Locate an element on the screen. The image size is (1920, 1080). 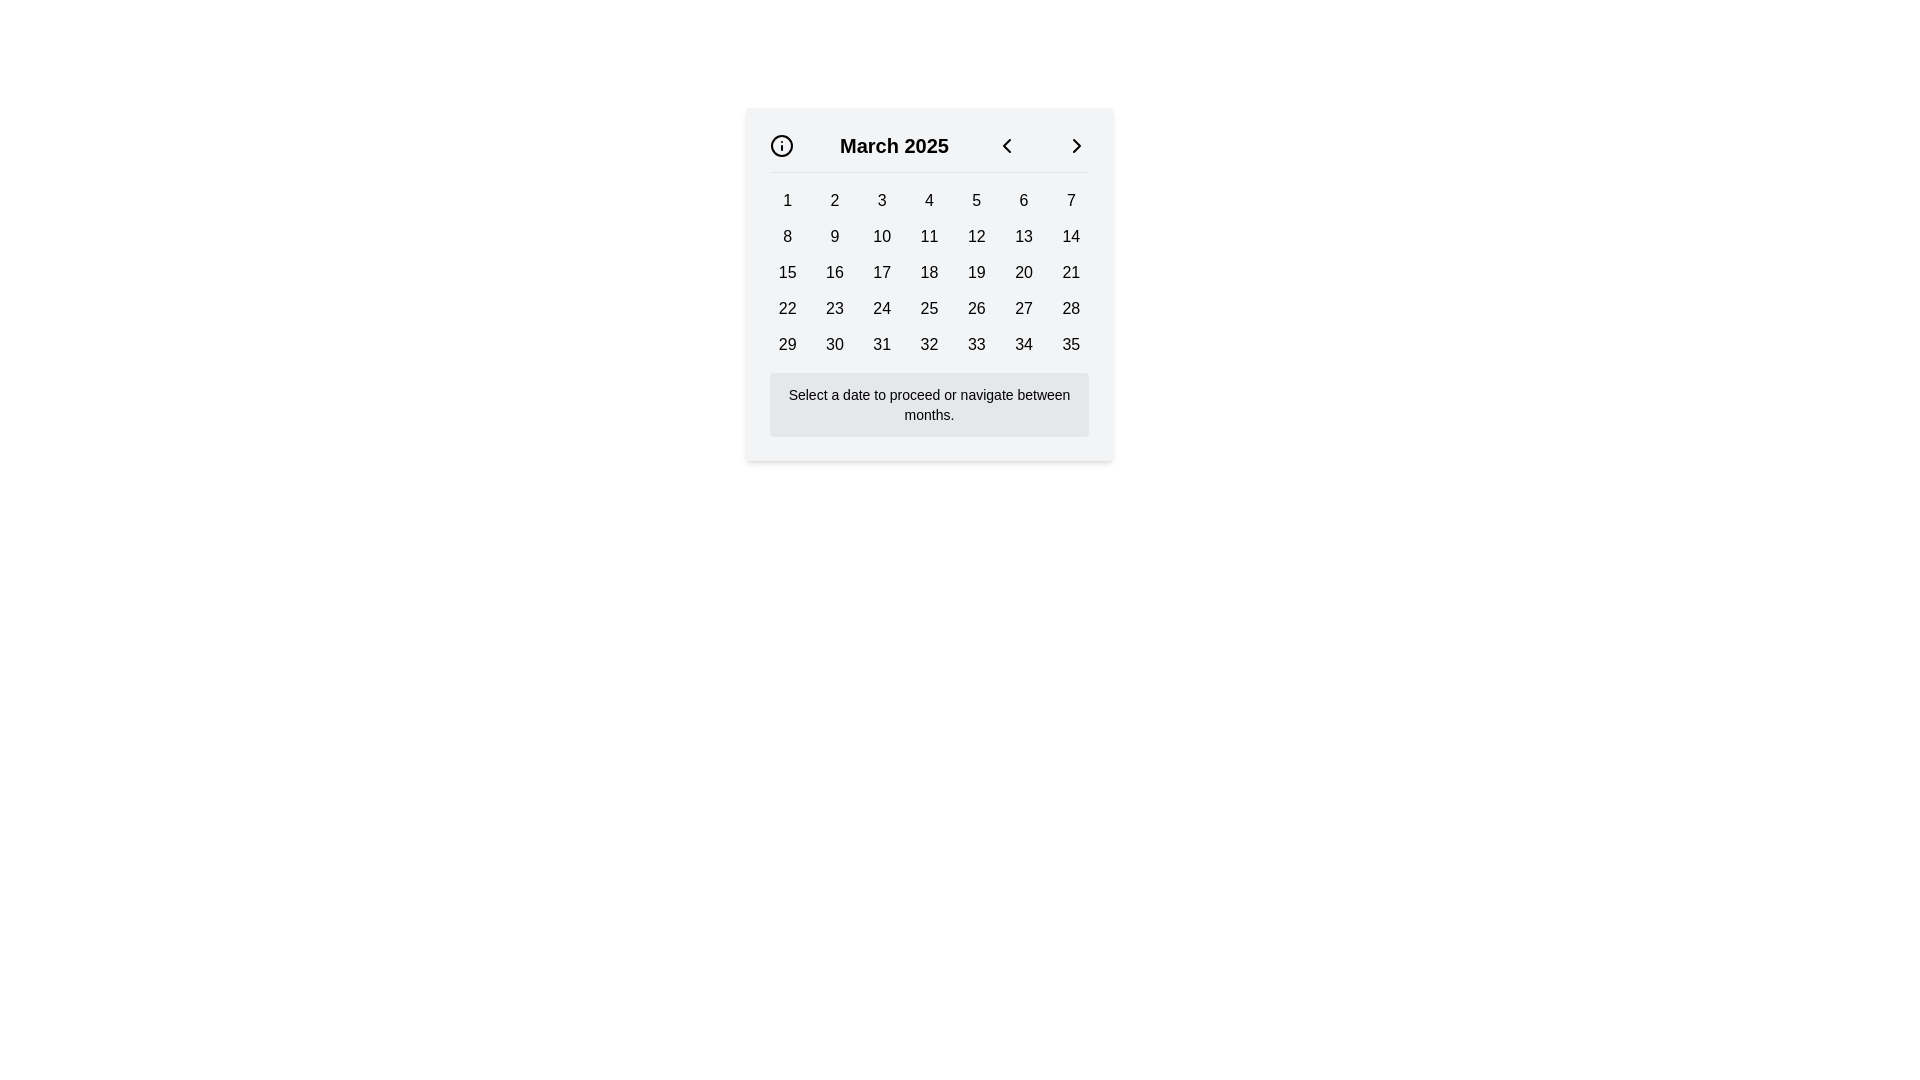
the button representing the date '27' in the calendar grid is located at coordinates (1023, 308).